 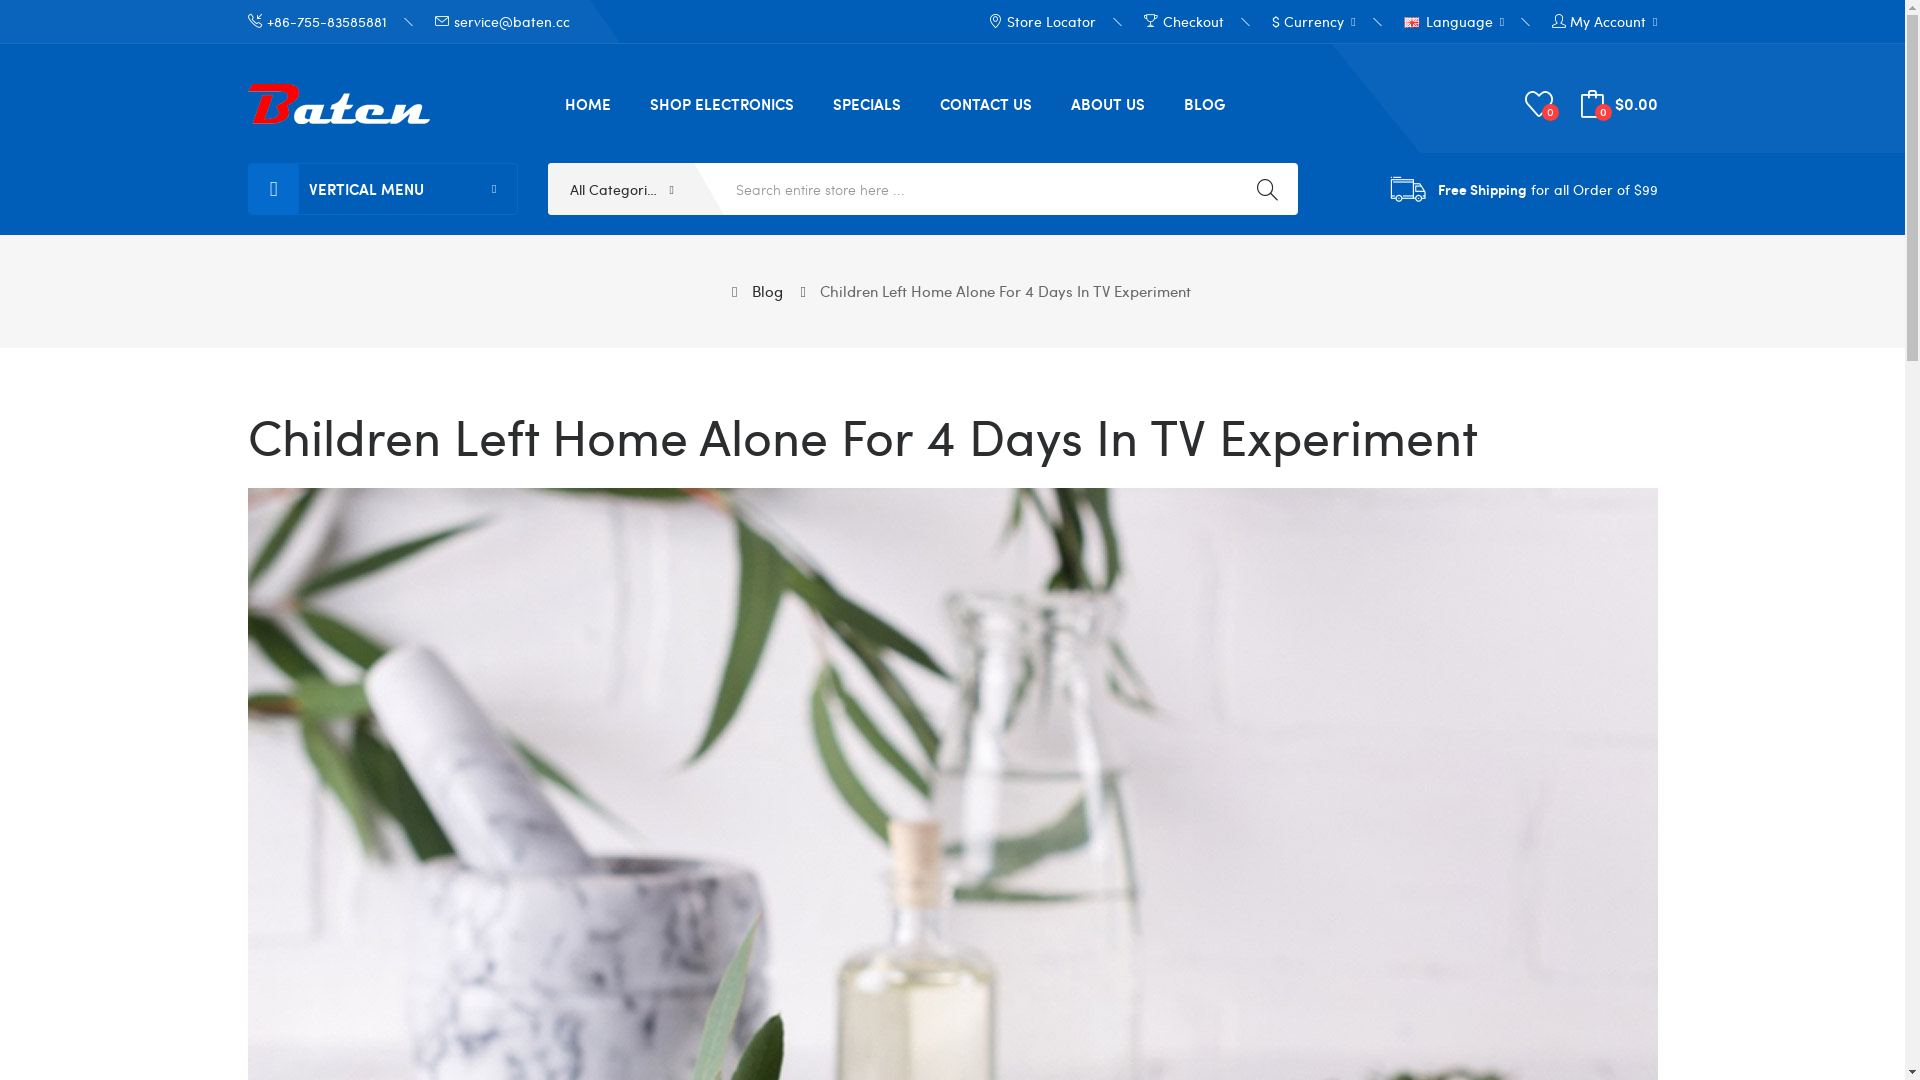 I want to click on '0, so click(x=1617, y=104).